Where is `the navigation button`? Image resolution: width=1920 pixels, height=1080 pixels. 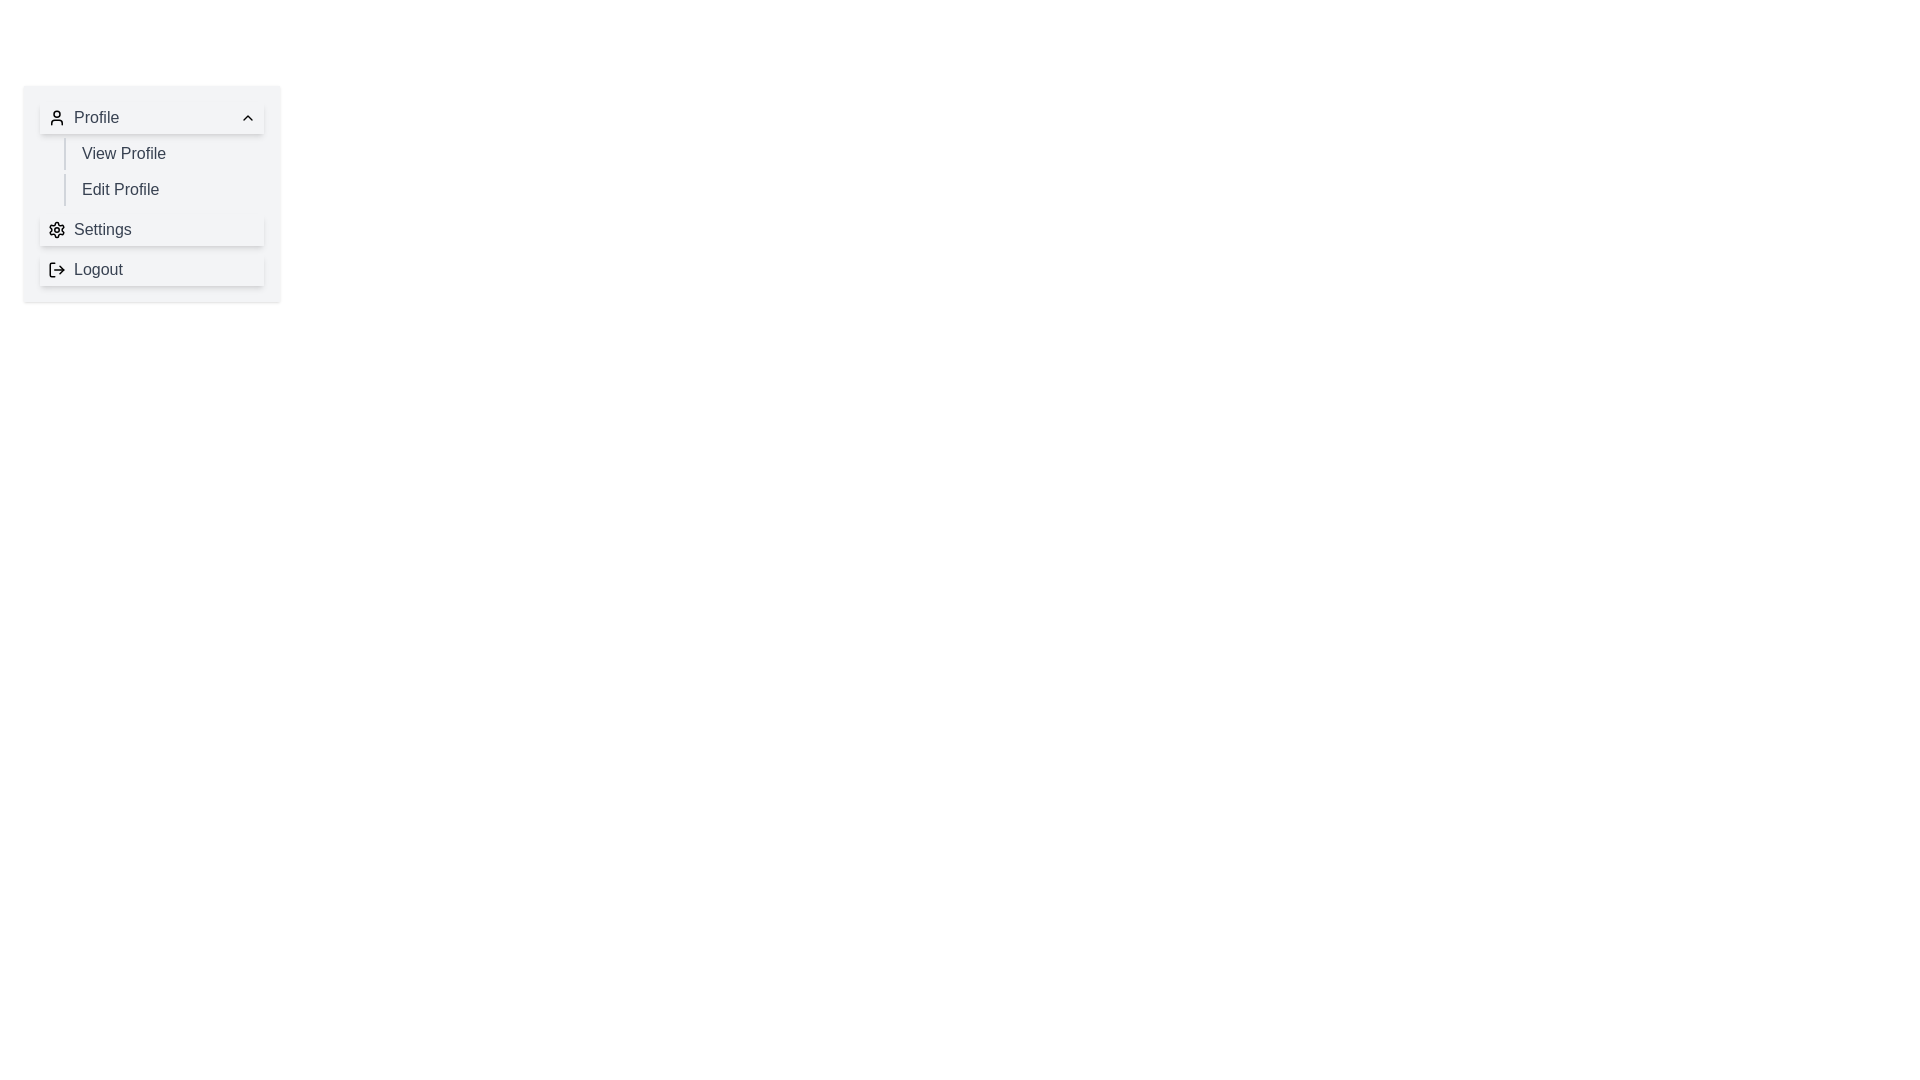 the navigation button is located at coordinates (163, 153).